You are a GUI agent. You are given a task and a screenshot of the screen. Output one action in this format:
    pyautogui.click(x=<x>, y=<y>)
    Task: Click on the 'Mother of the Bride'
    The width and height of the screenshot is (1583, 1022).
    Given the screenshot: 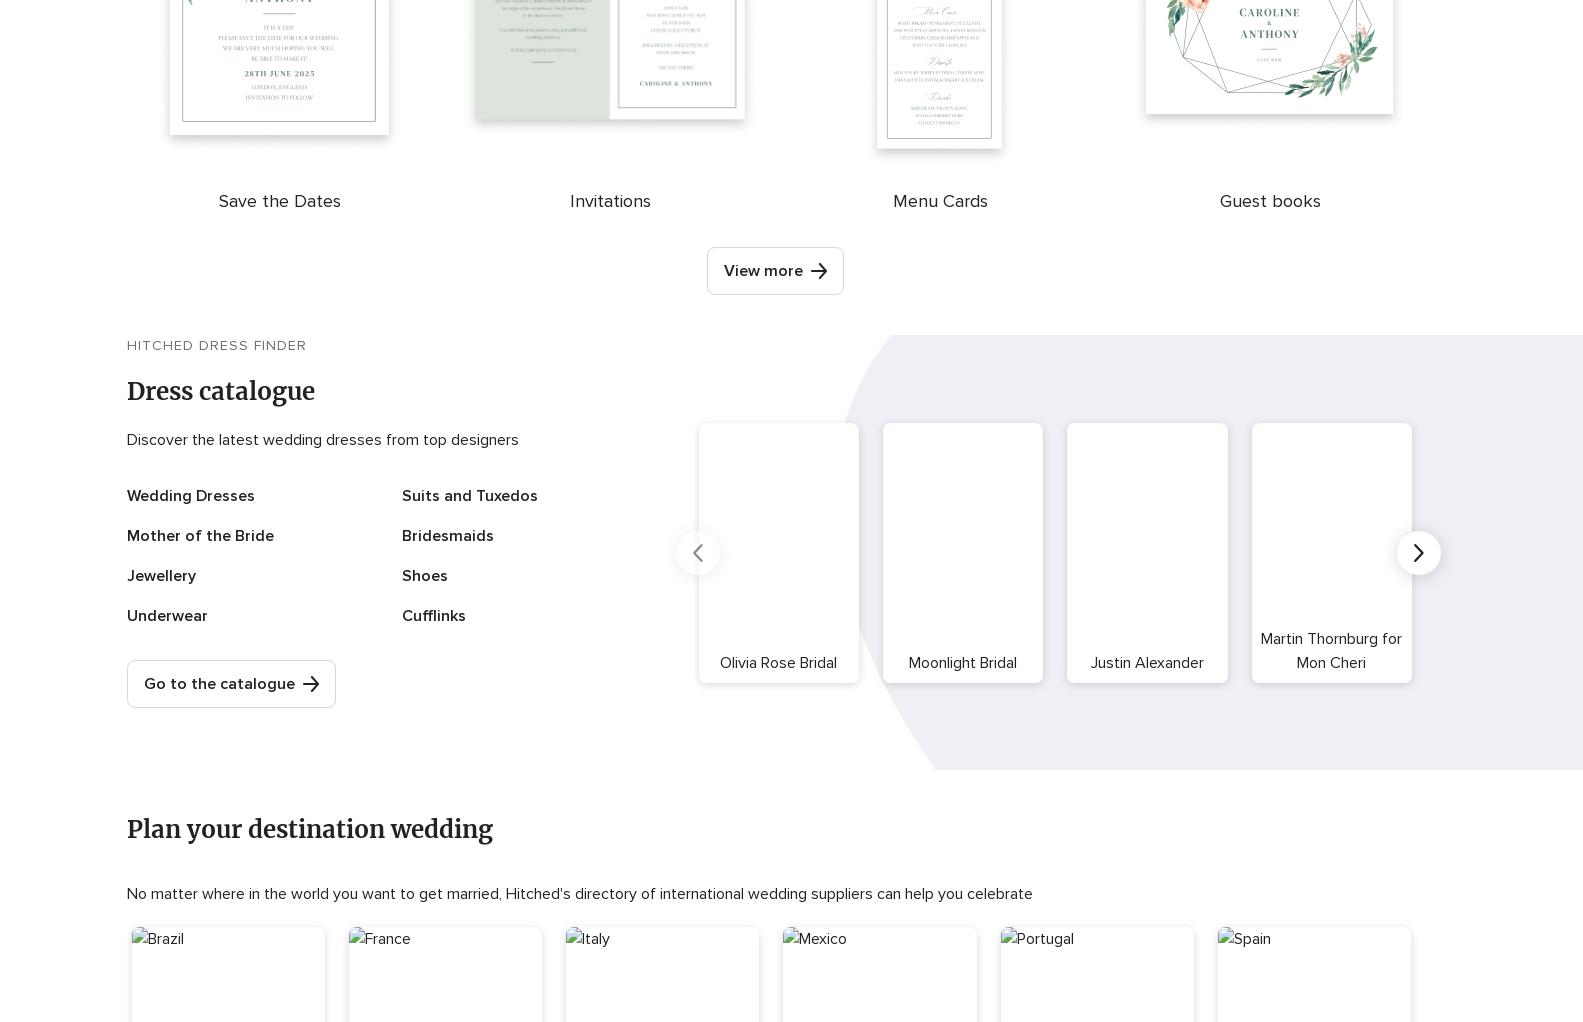 What is the action you would take?
    pyautogui.click(x=199, y=535)
    